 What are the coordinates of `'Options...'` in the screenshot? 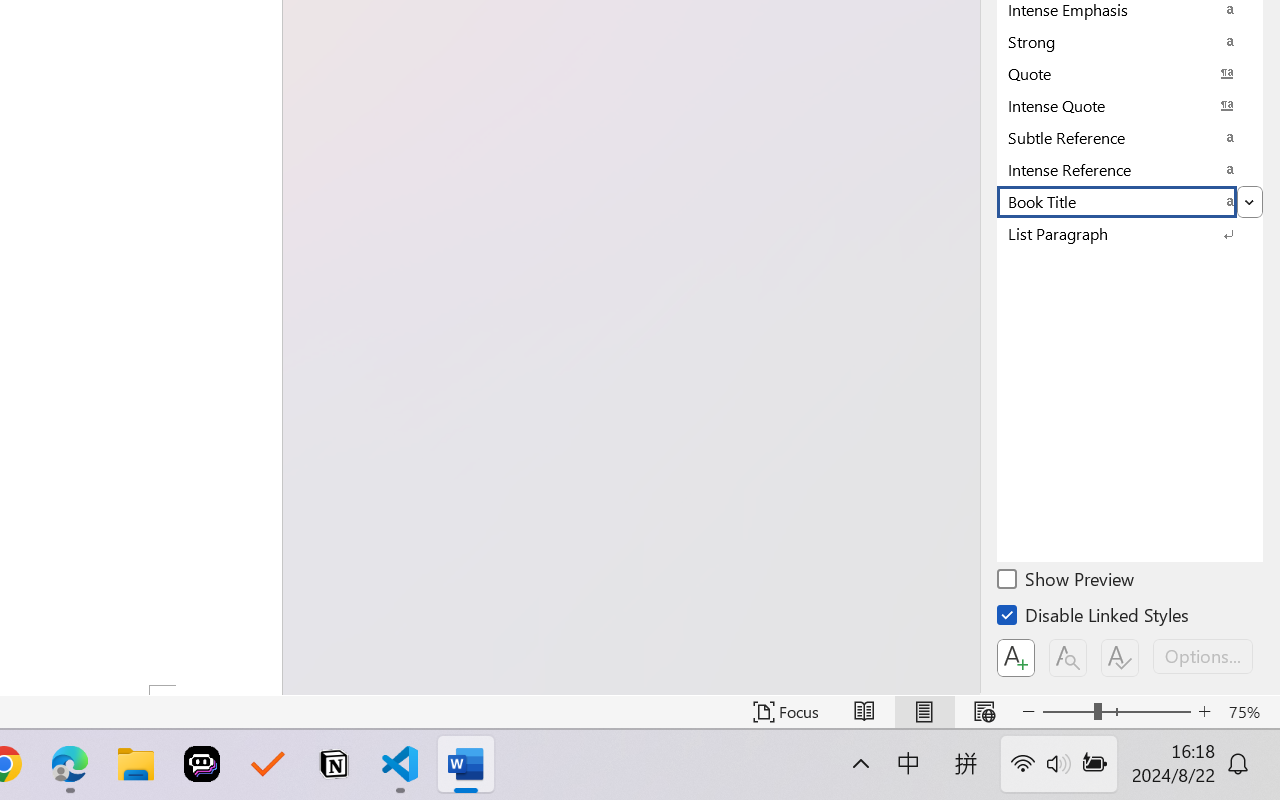 It's located at (1202, 655).